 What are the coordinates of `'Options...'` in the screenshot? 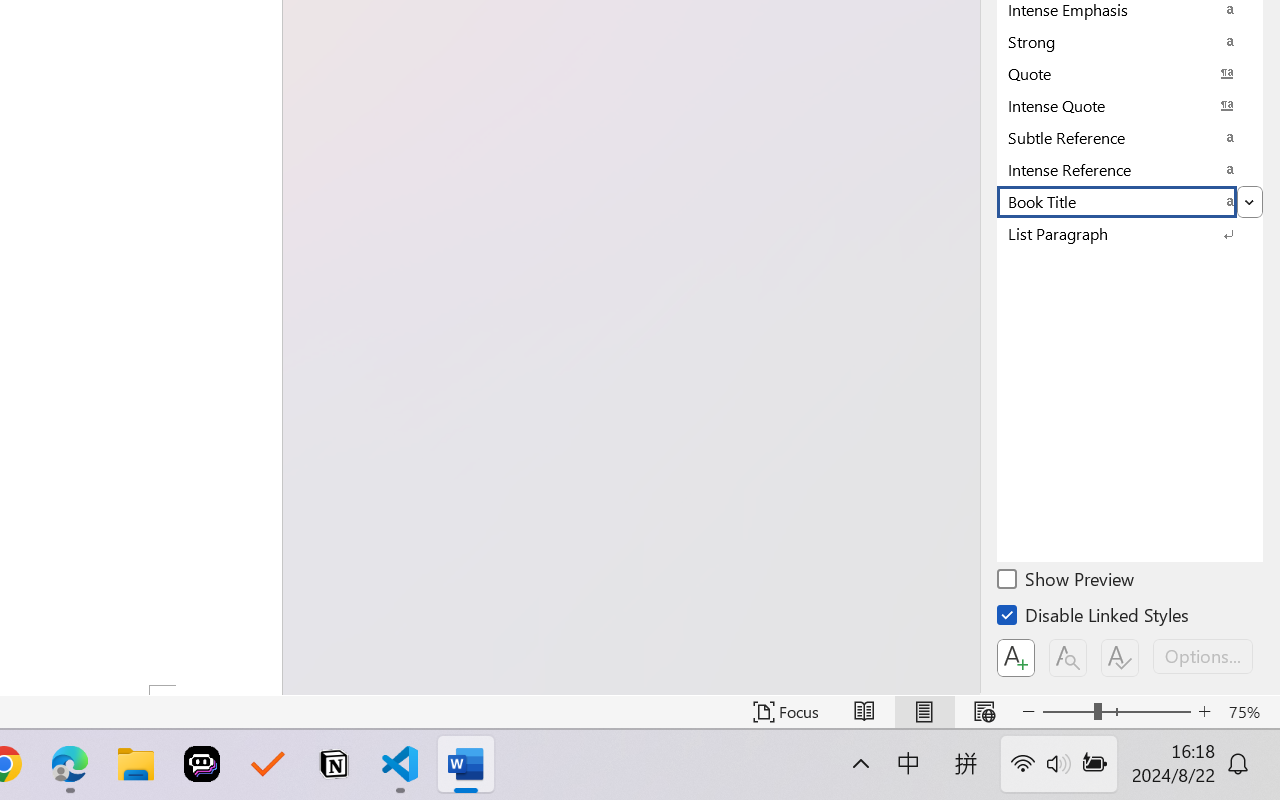 It's located at (1202, 655).